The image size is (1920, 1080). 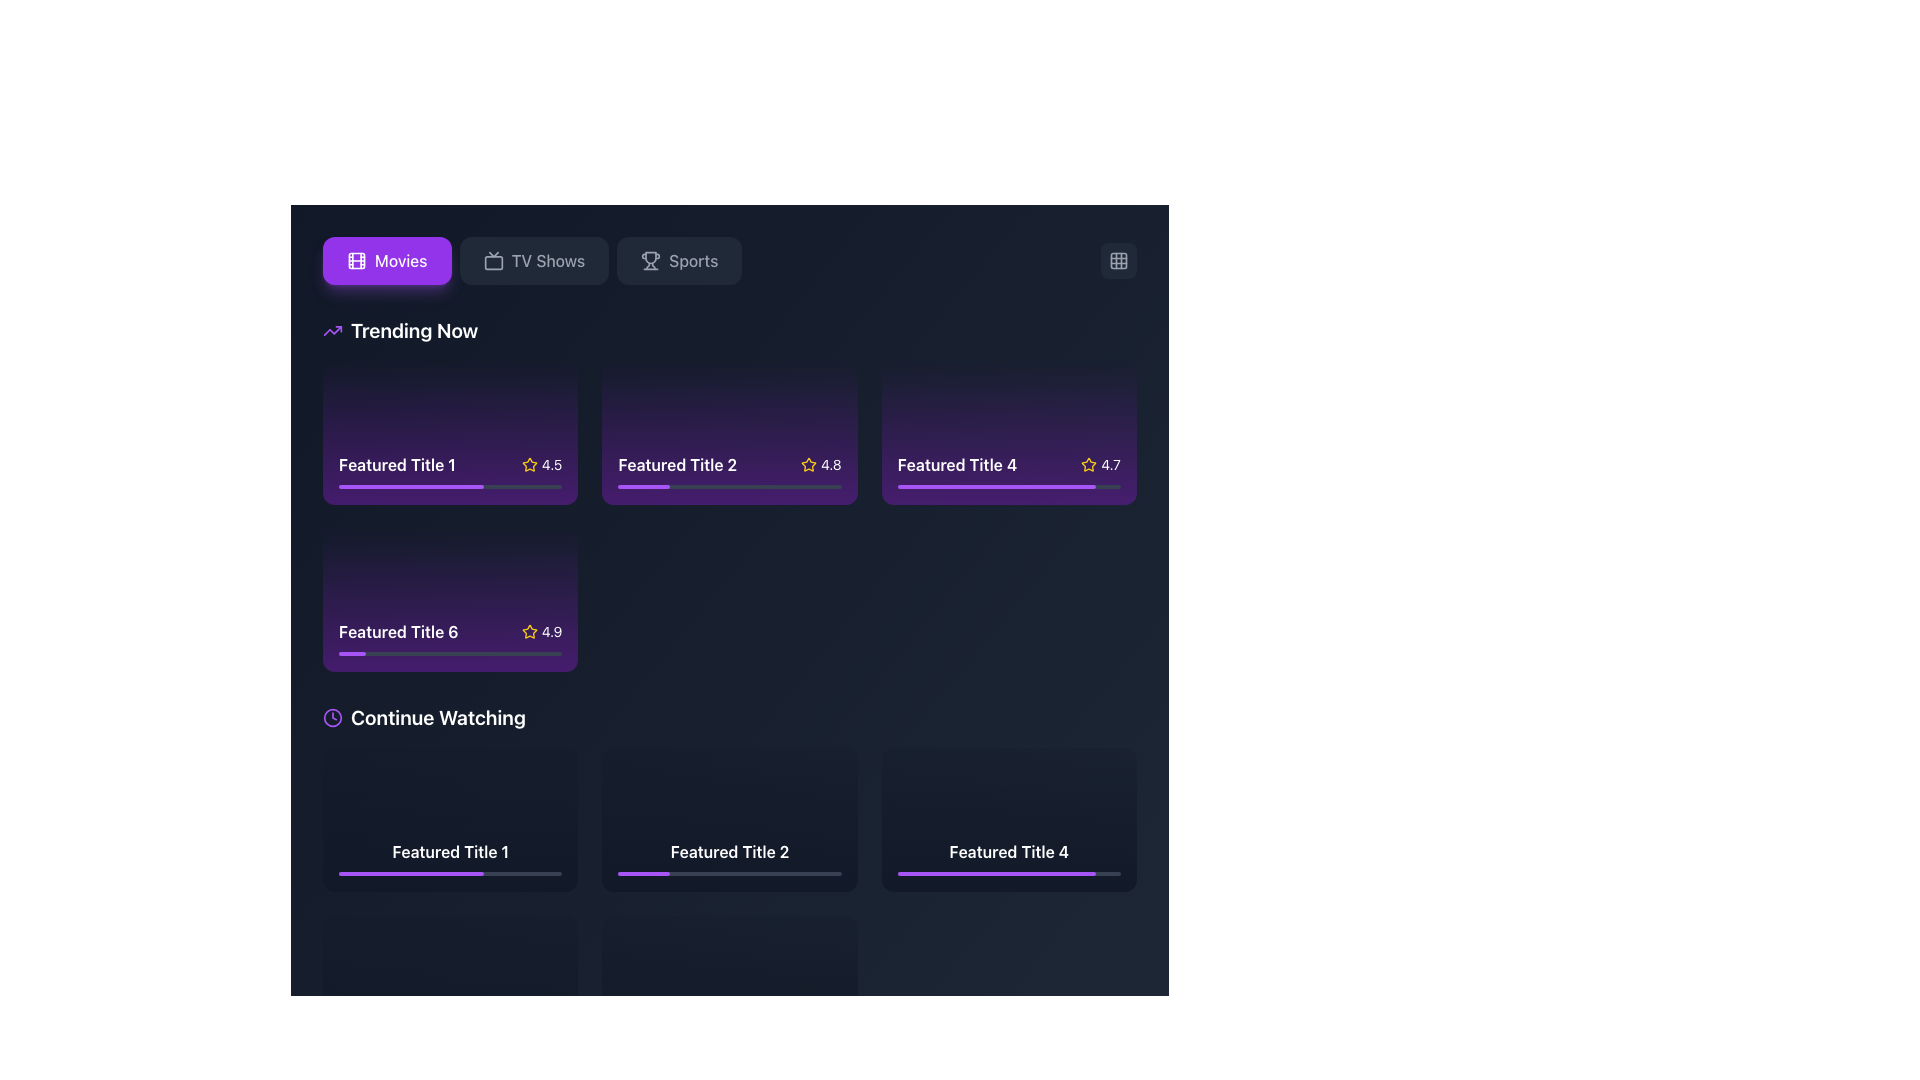 What do you see at coordinates (449, 632) in the screenshot?
I see `the third item in the second row of the 'Trending Now' section` at bounding box center [449, 632].